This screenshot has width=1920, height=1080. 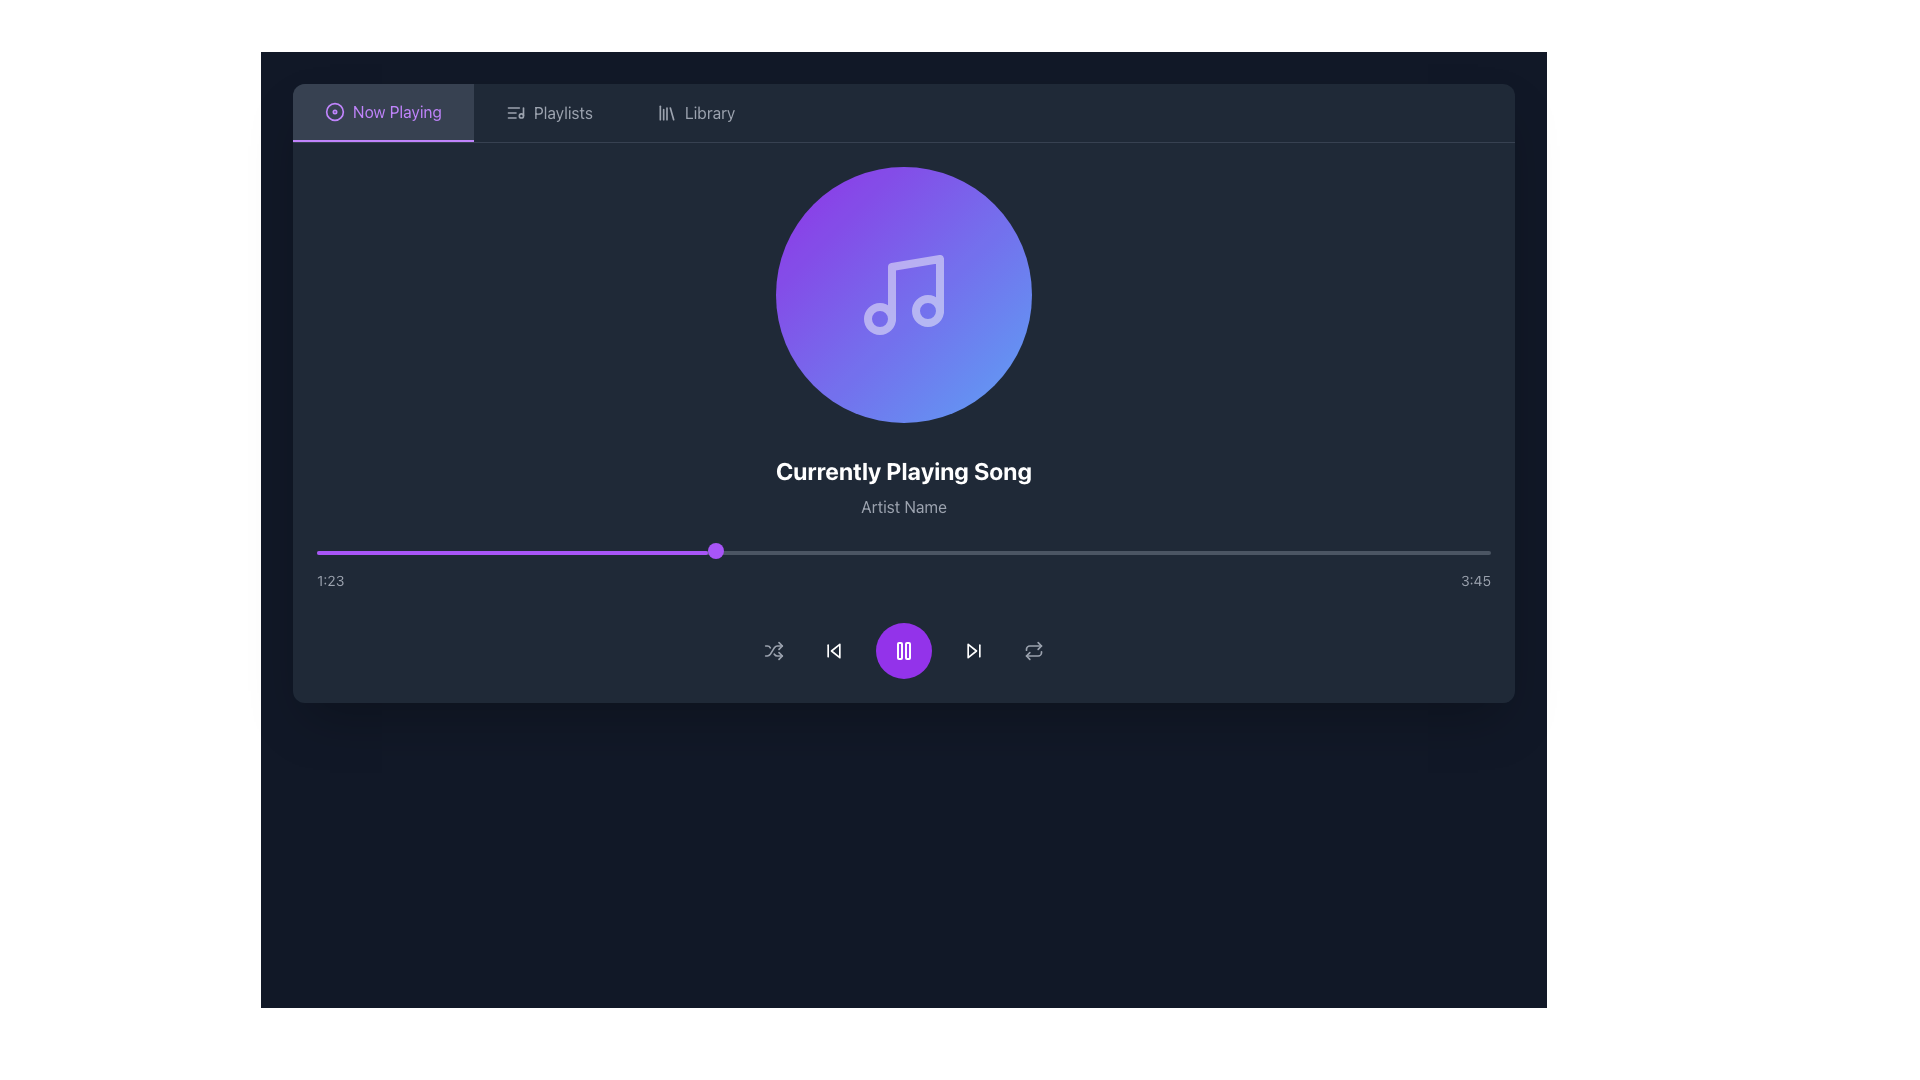 I want to click on the 'Skip Forward' button located centrally among the playback control buttons at the bottom section of the interface, so click(x=974, y=651).